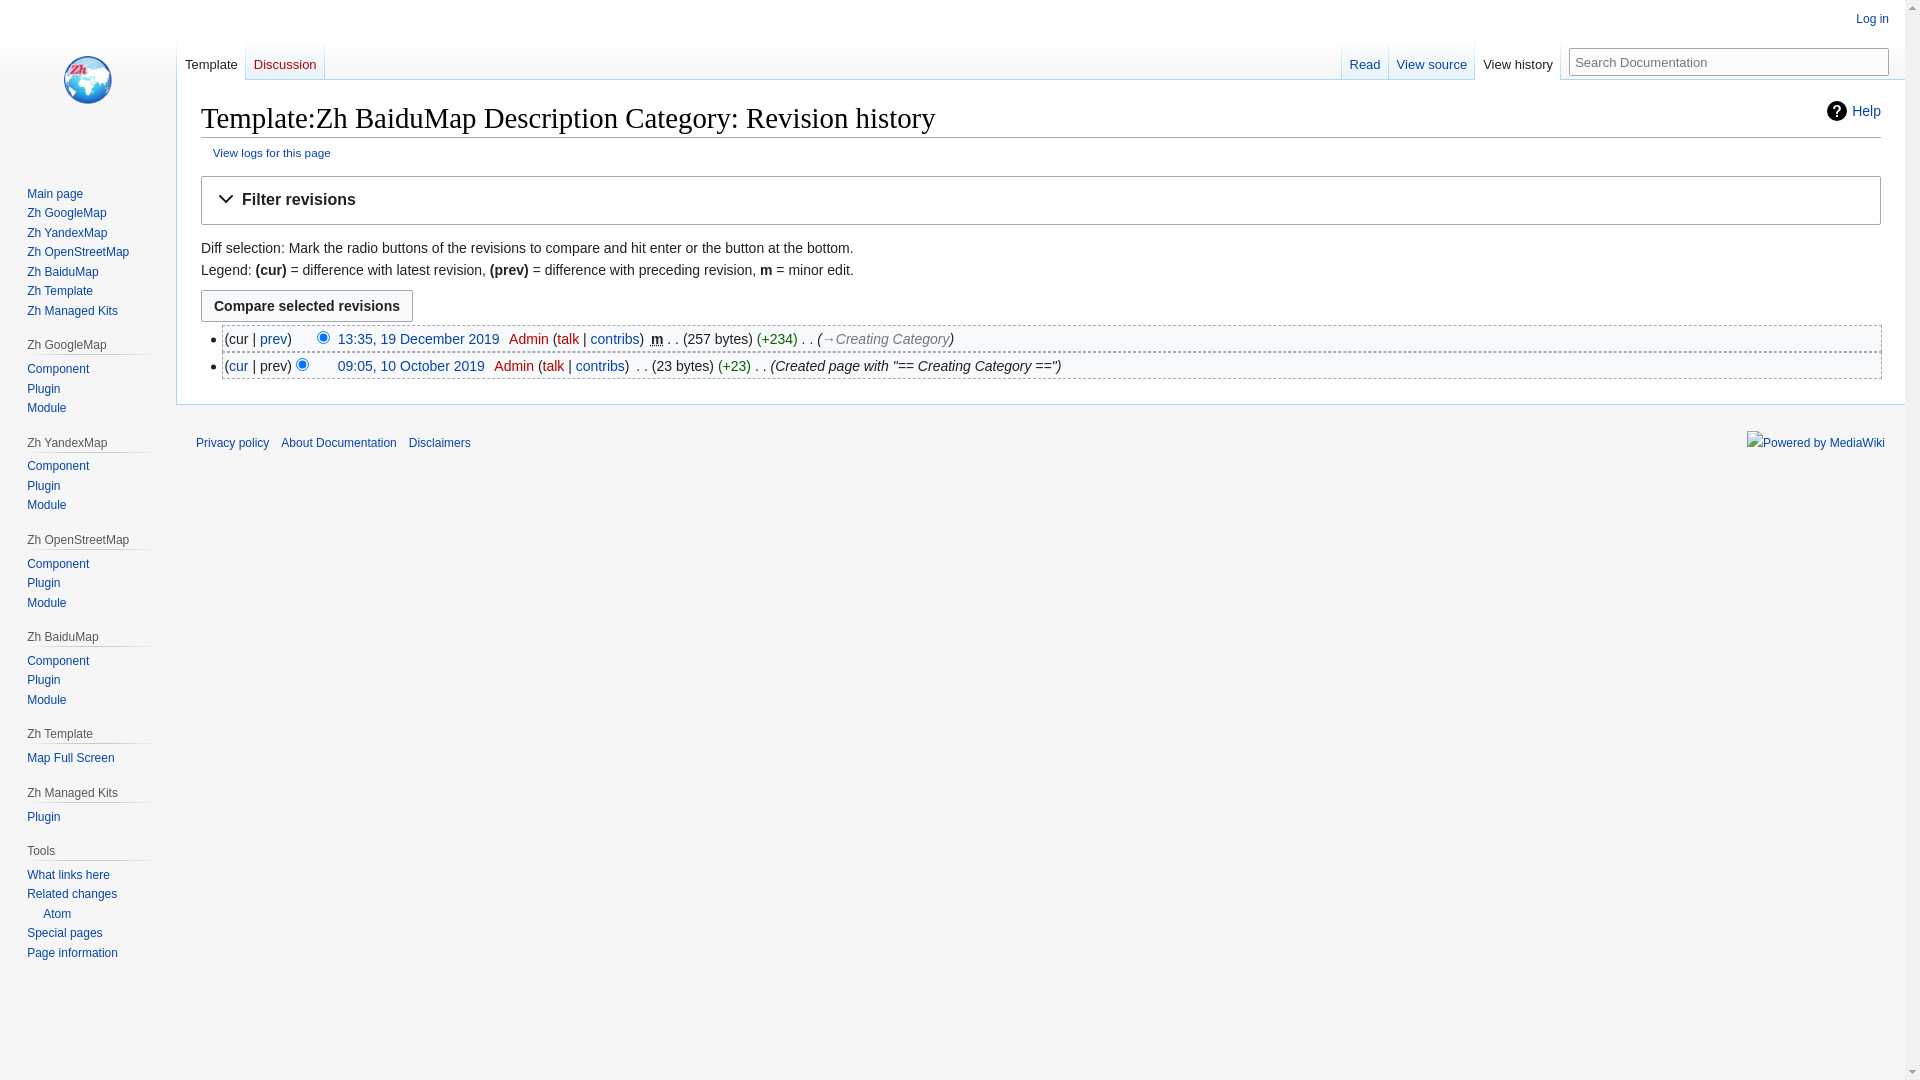 This screenshot has width=1920, height=1080. What do you see at coordinates (599, 366) in the screenshot?
I see `'contribs'` at bounding box center [599, 366].